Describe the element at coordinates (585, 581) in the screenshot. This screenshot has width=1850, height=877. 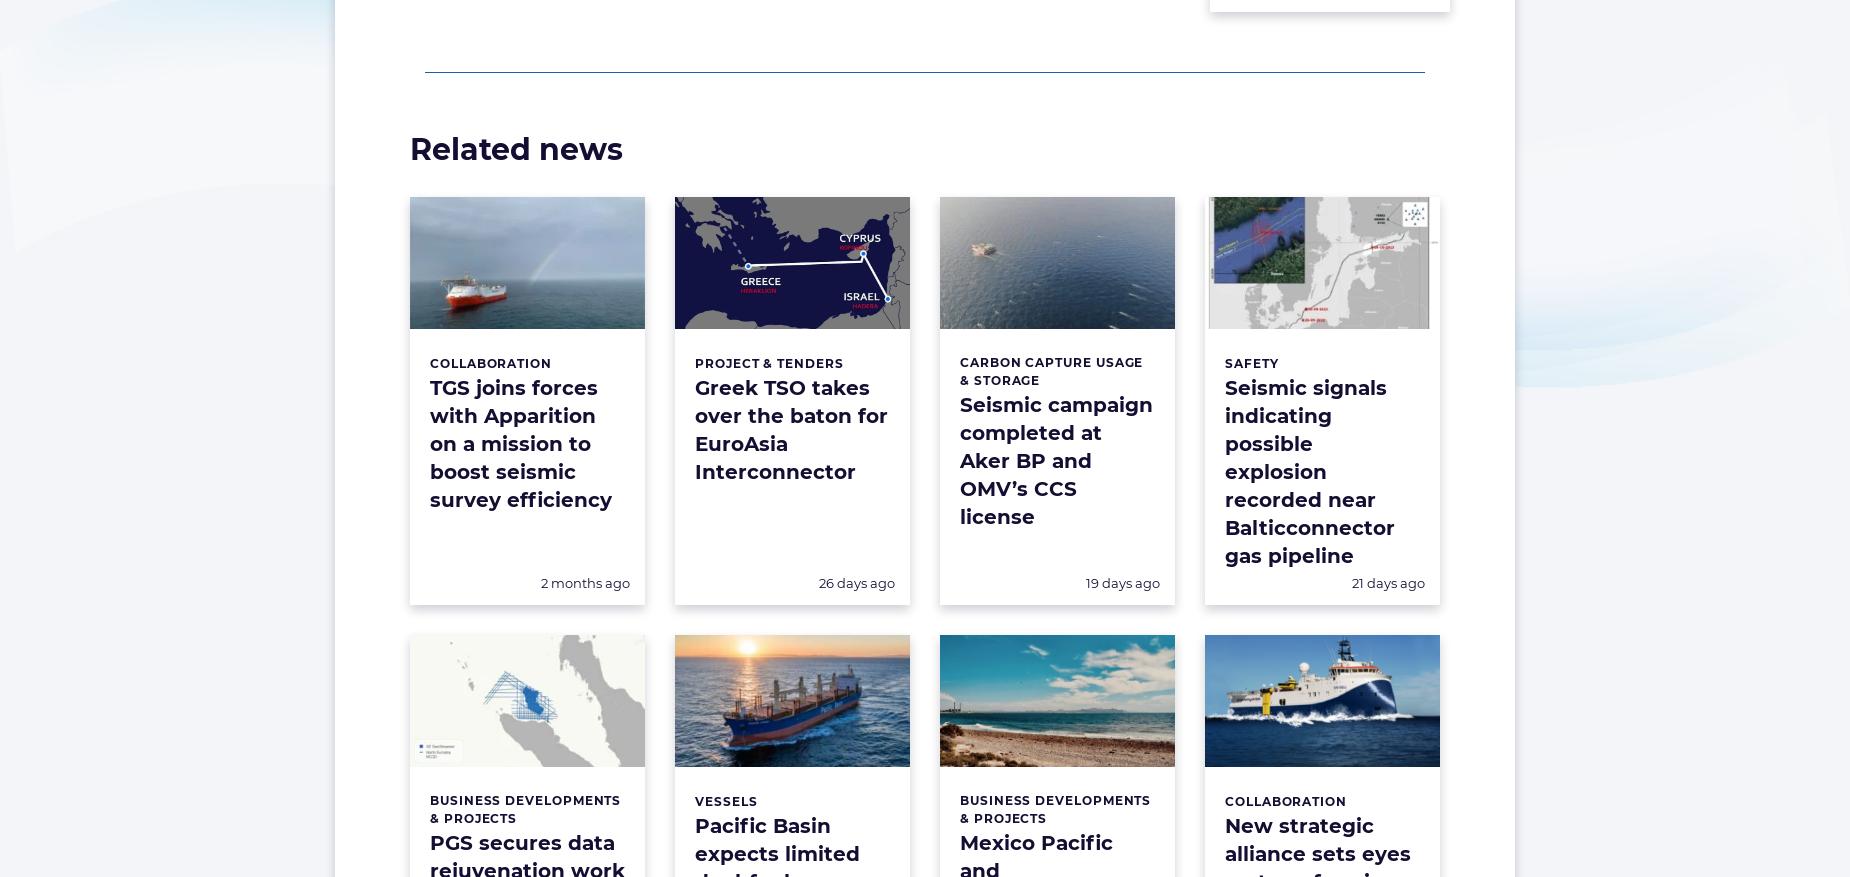
I see `'2 months ago'` at that location.